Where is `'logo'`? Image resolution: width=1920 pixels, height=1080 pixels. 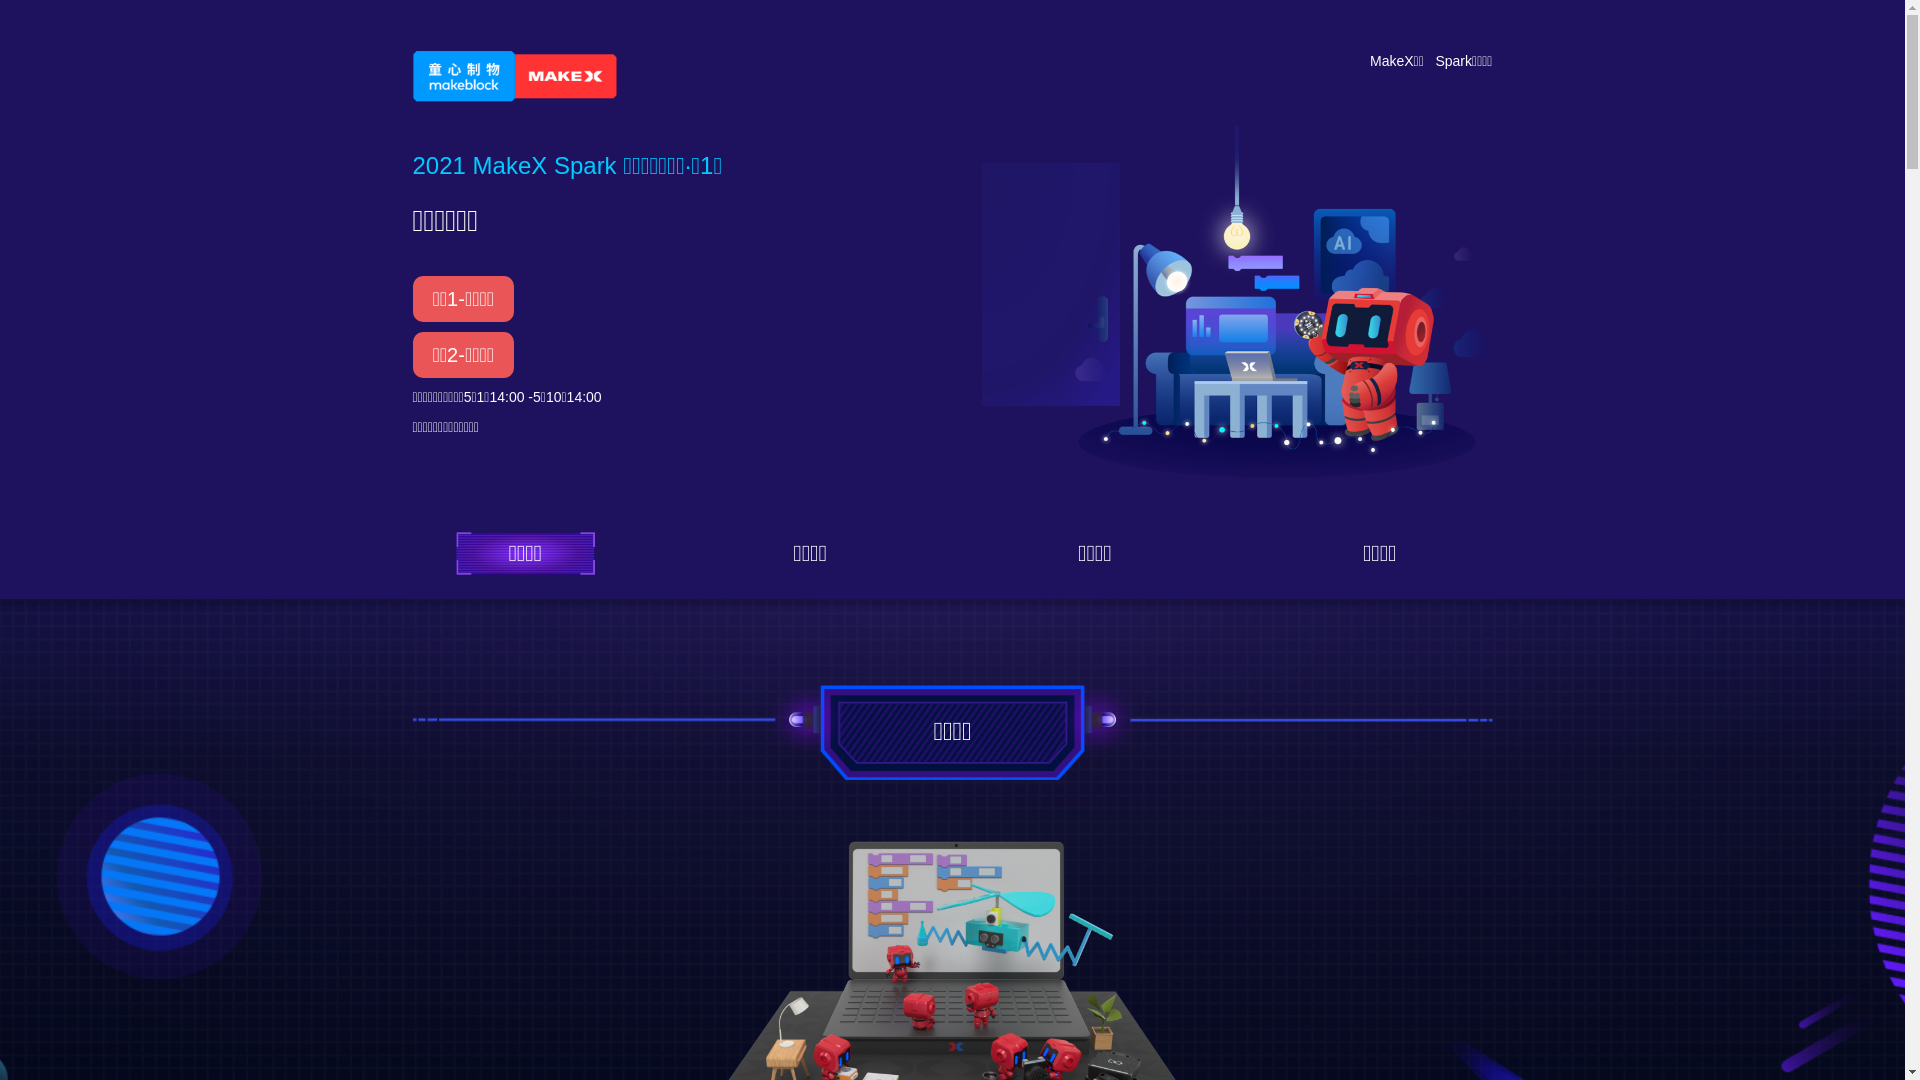 'logo' is located at coordinates (513, 75).